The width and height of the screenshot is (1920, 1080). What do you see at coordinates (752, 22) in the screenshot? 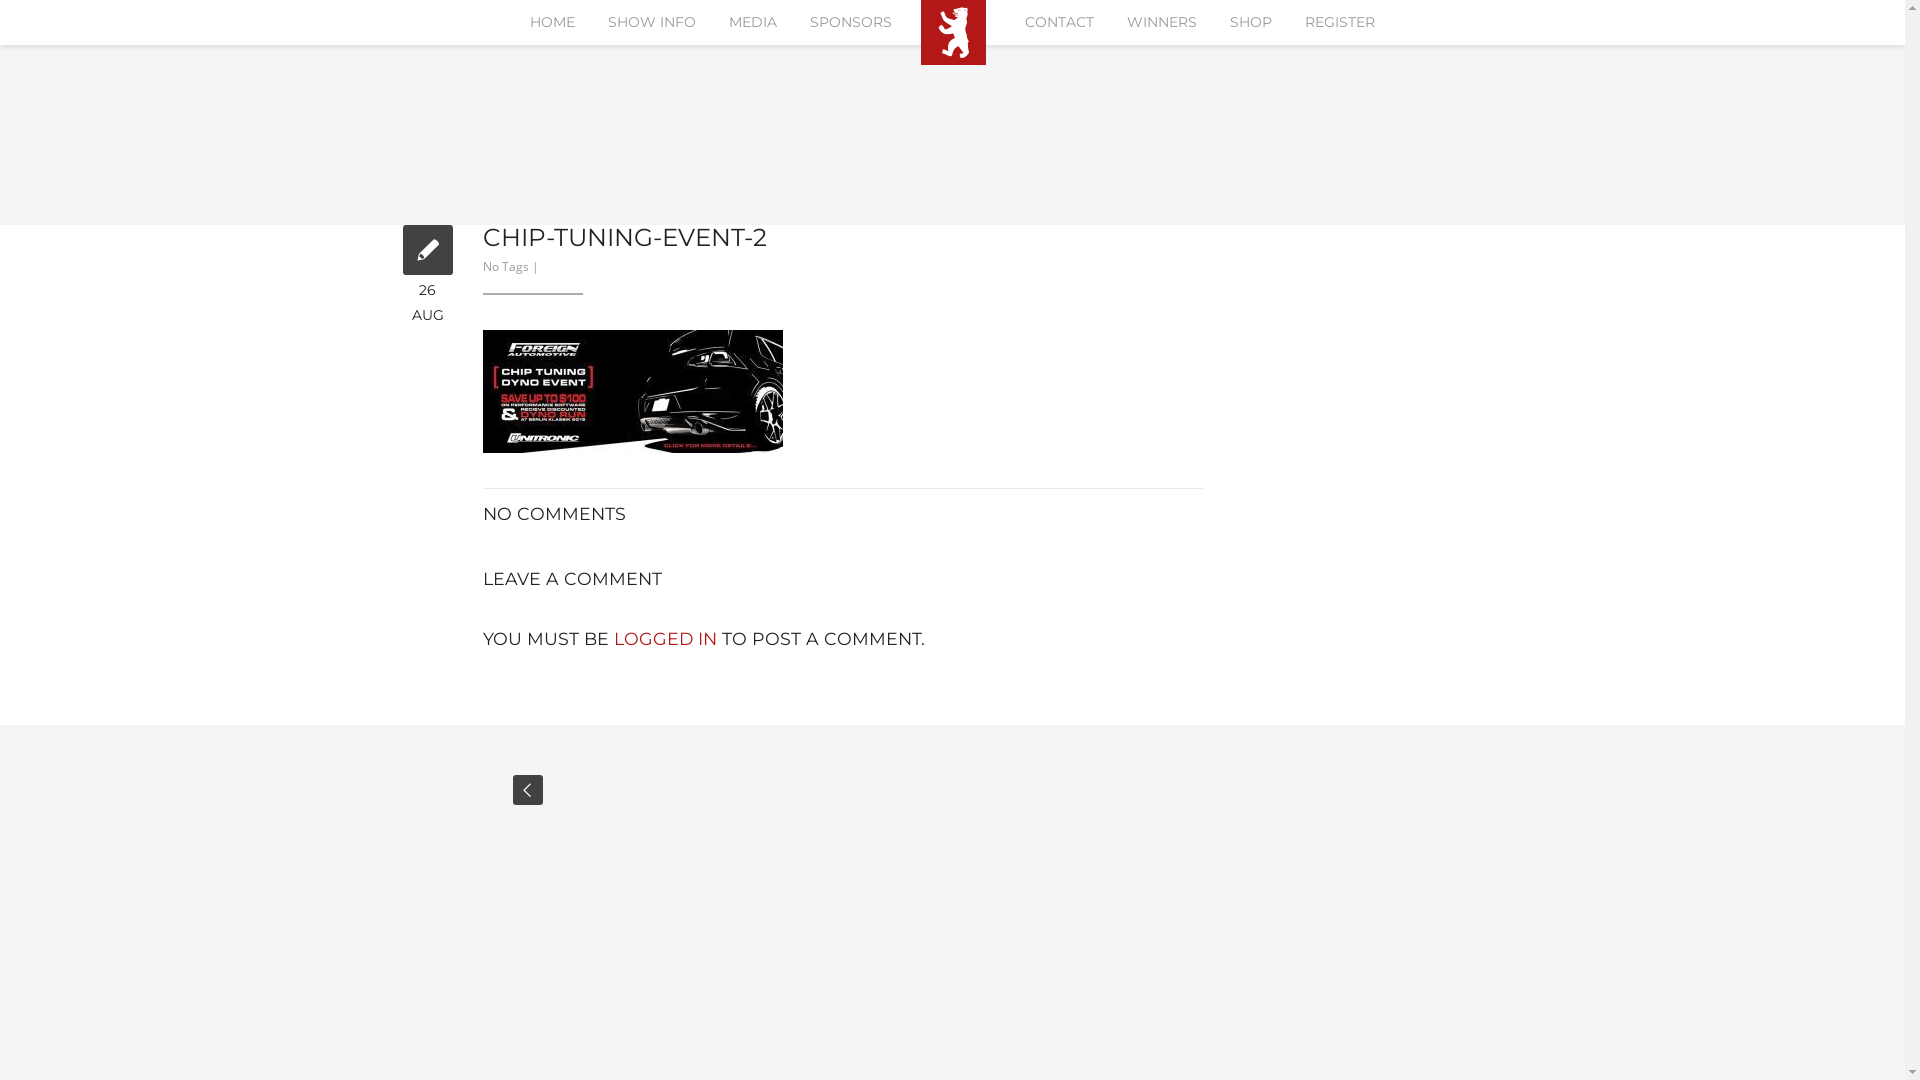
I see `'MEDIA'` at bounding box center [752, 22].